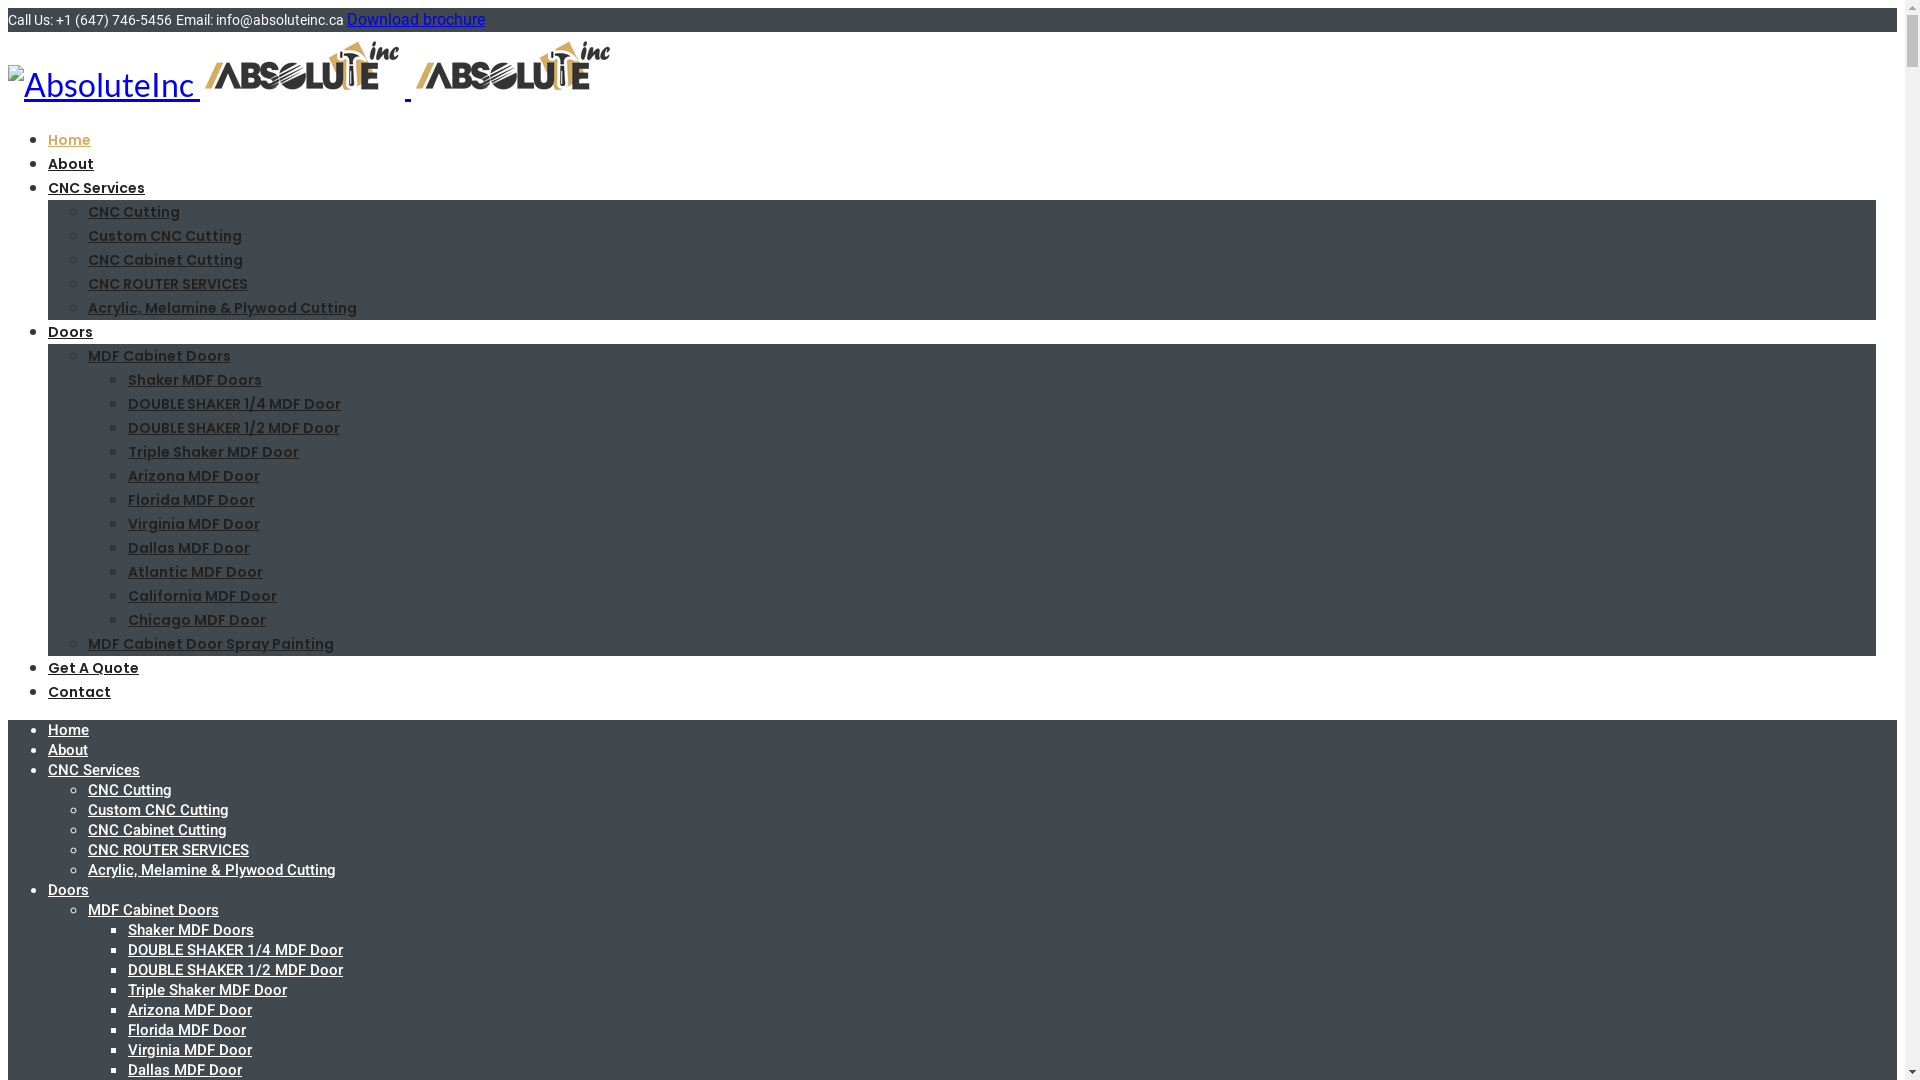  What do you see at coordinates (415, 19) in the screenshot?
I see `'Download brochure'` at bounding box center [415, 19].